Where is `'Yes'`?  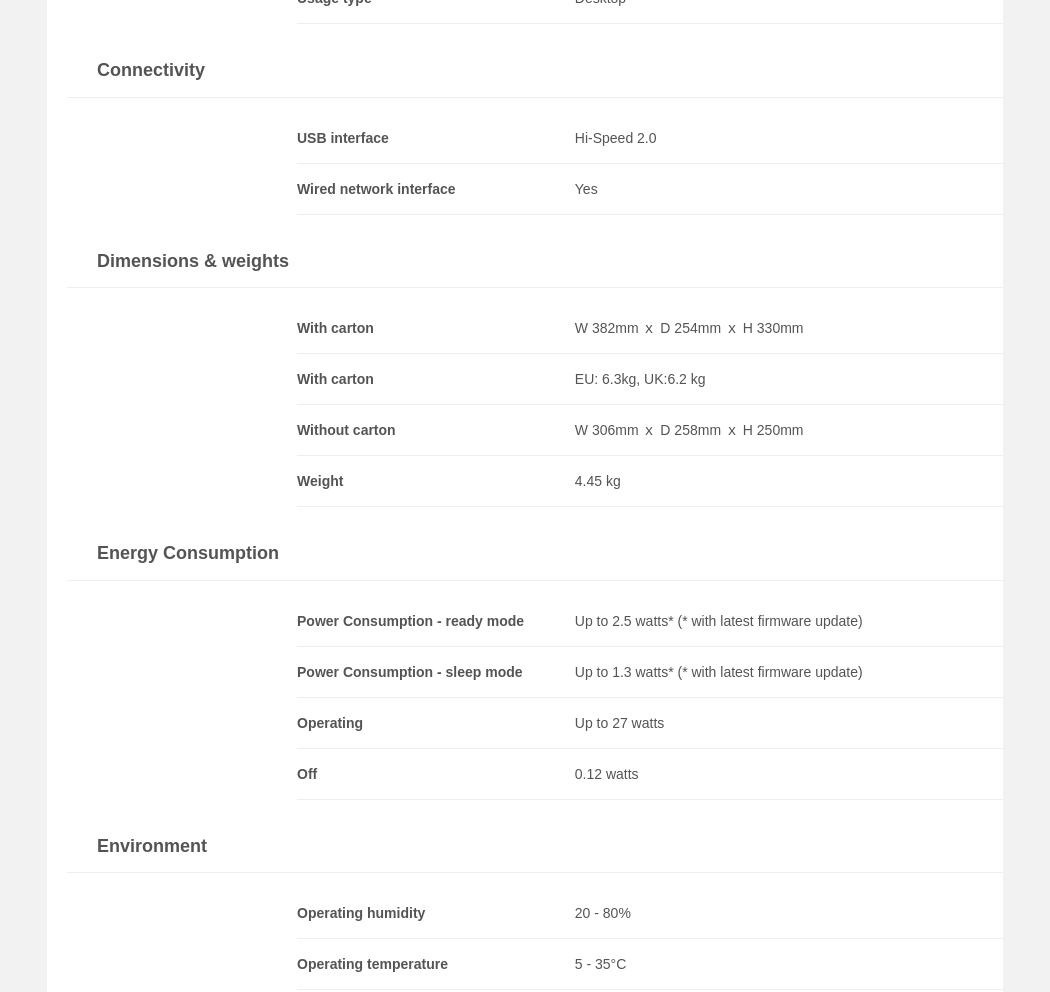
'Yes' is located at coordinates (522, 332).